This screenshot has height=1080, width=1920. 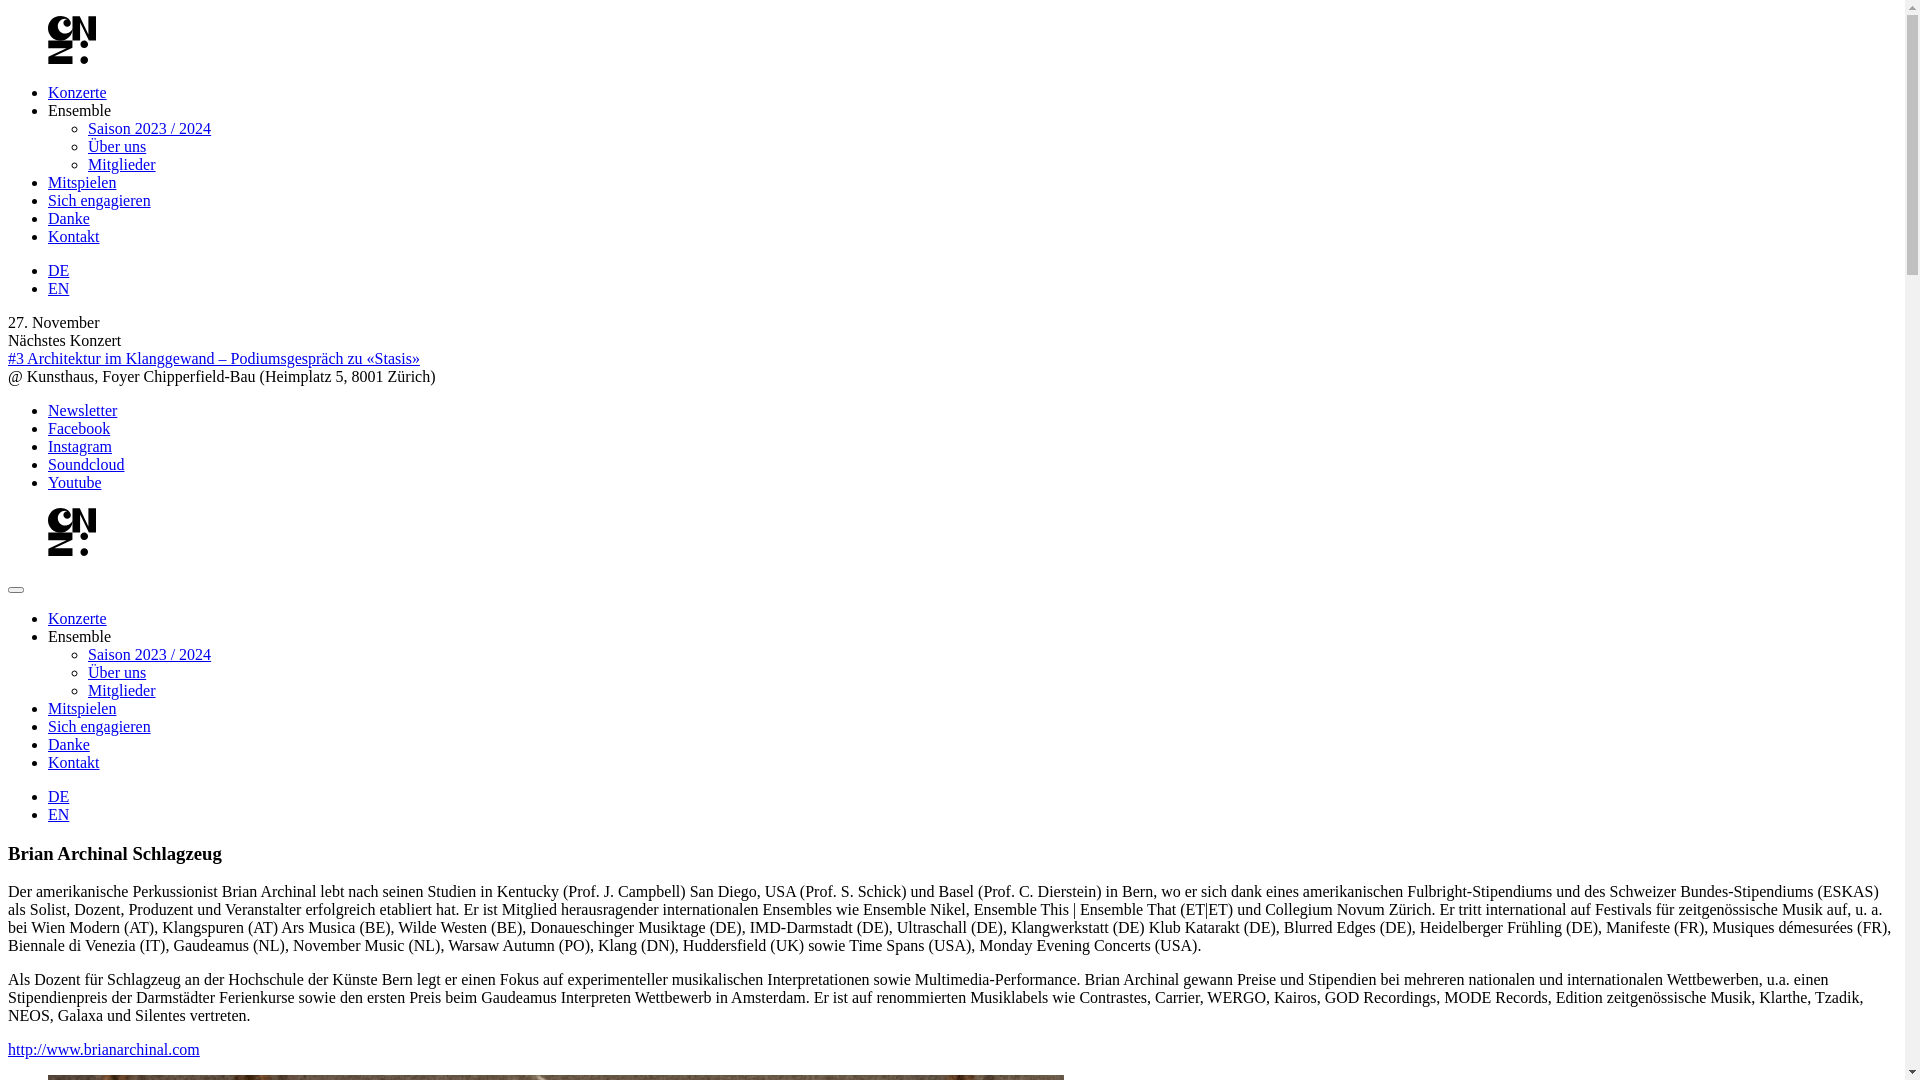 What do you see at coordinates (103, 1048) in the screenshot?
I see `'http://www.brianarchinal.com'` at bounding box center [103, 1048].